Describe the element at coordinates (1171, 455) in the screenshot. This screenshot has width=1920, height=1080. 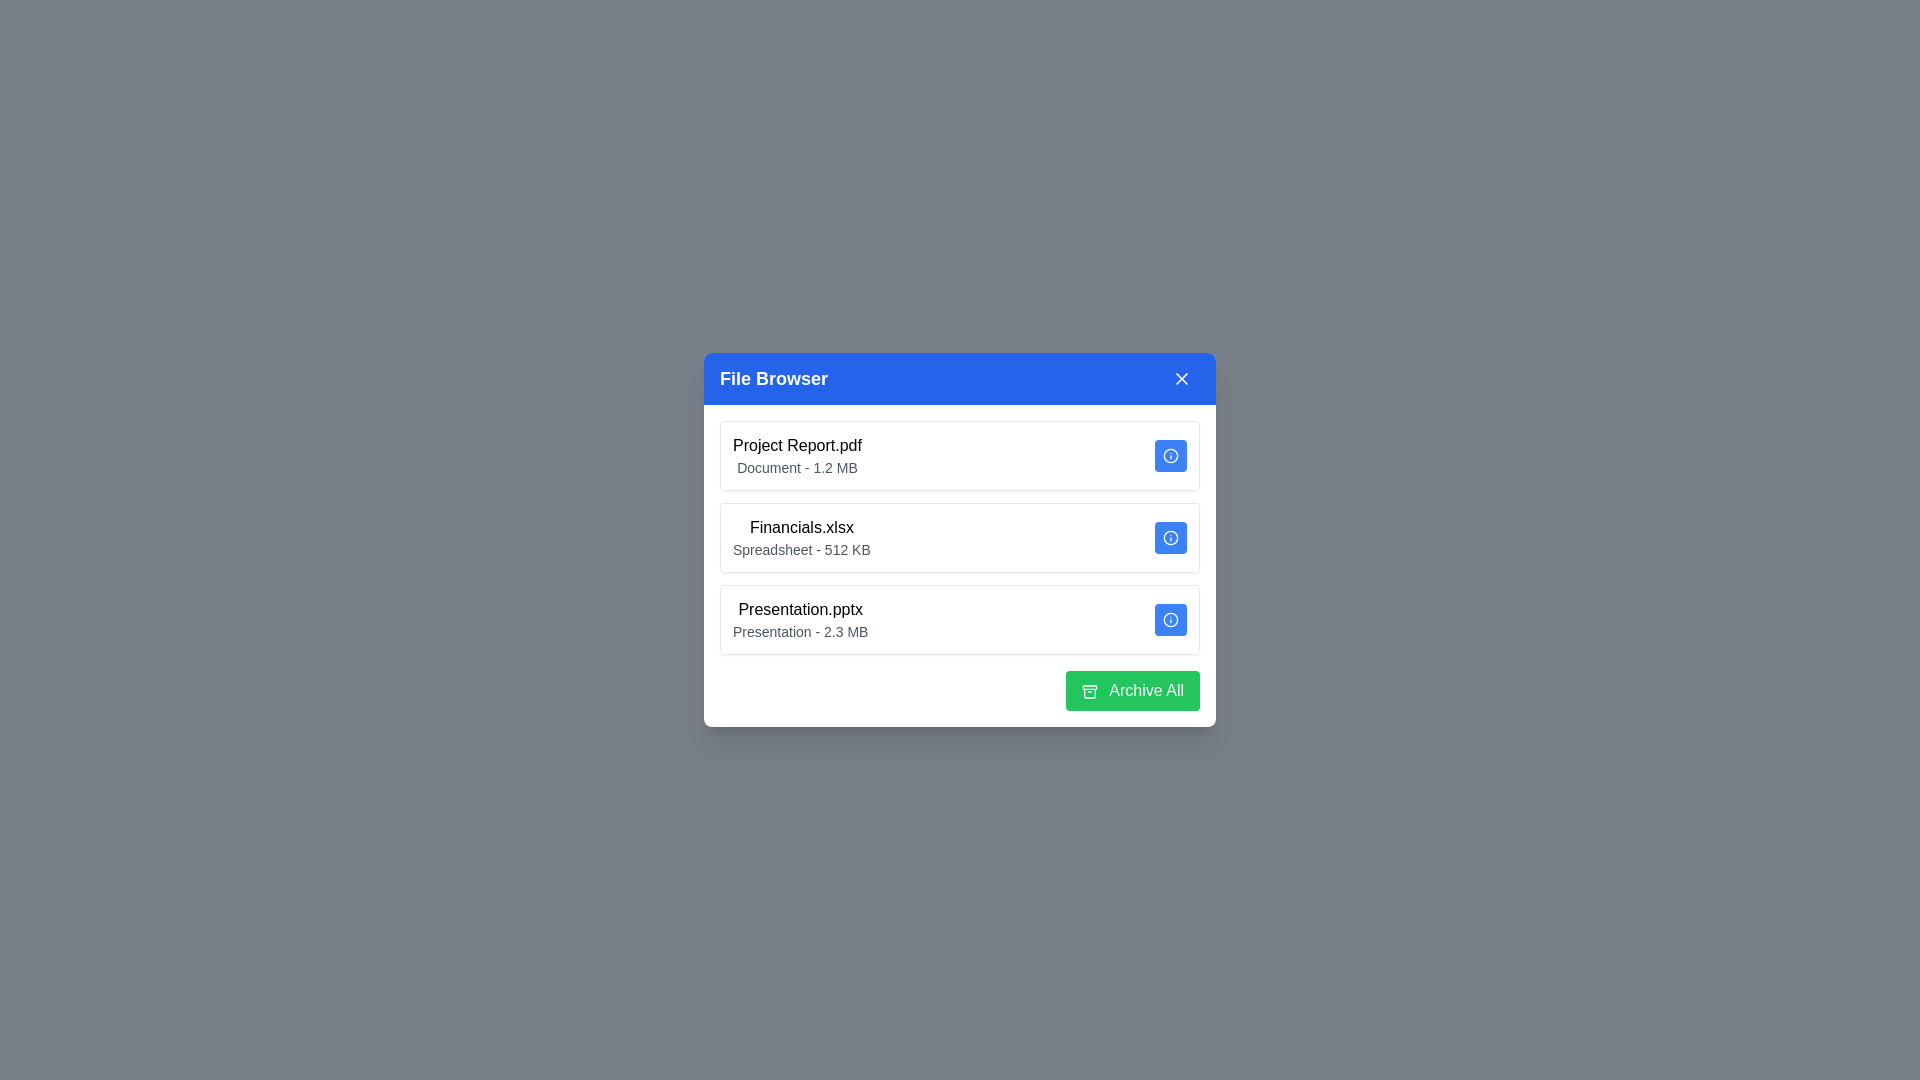
I see `'info' button for the file named Project Report.pdf` at that location.